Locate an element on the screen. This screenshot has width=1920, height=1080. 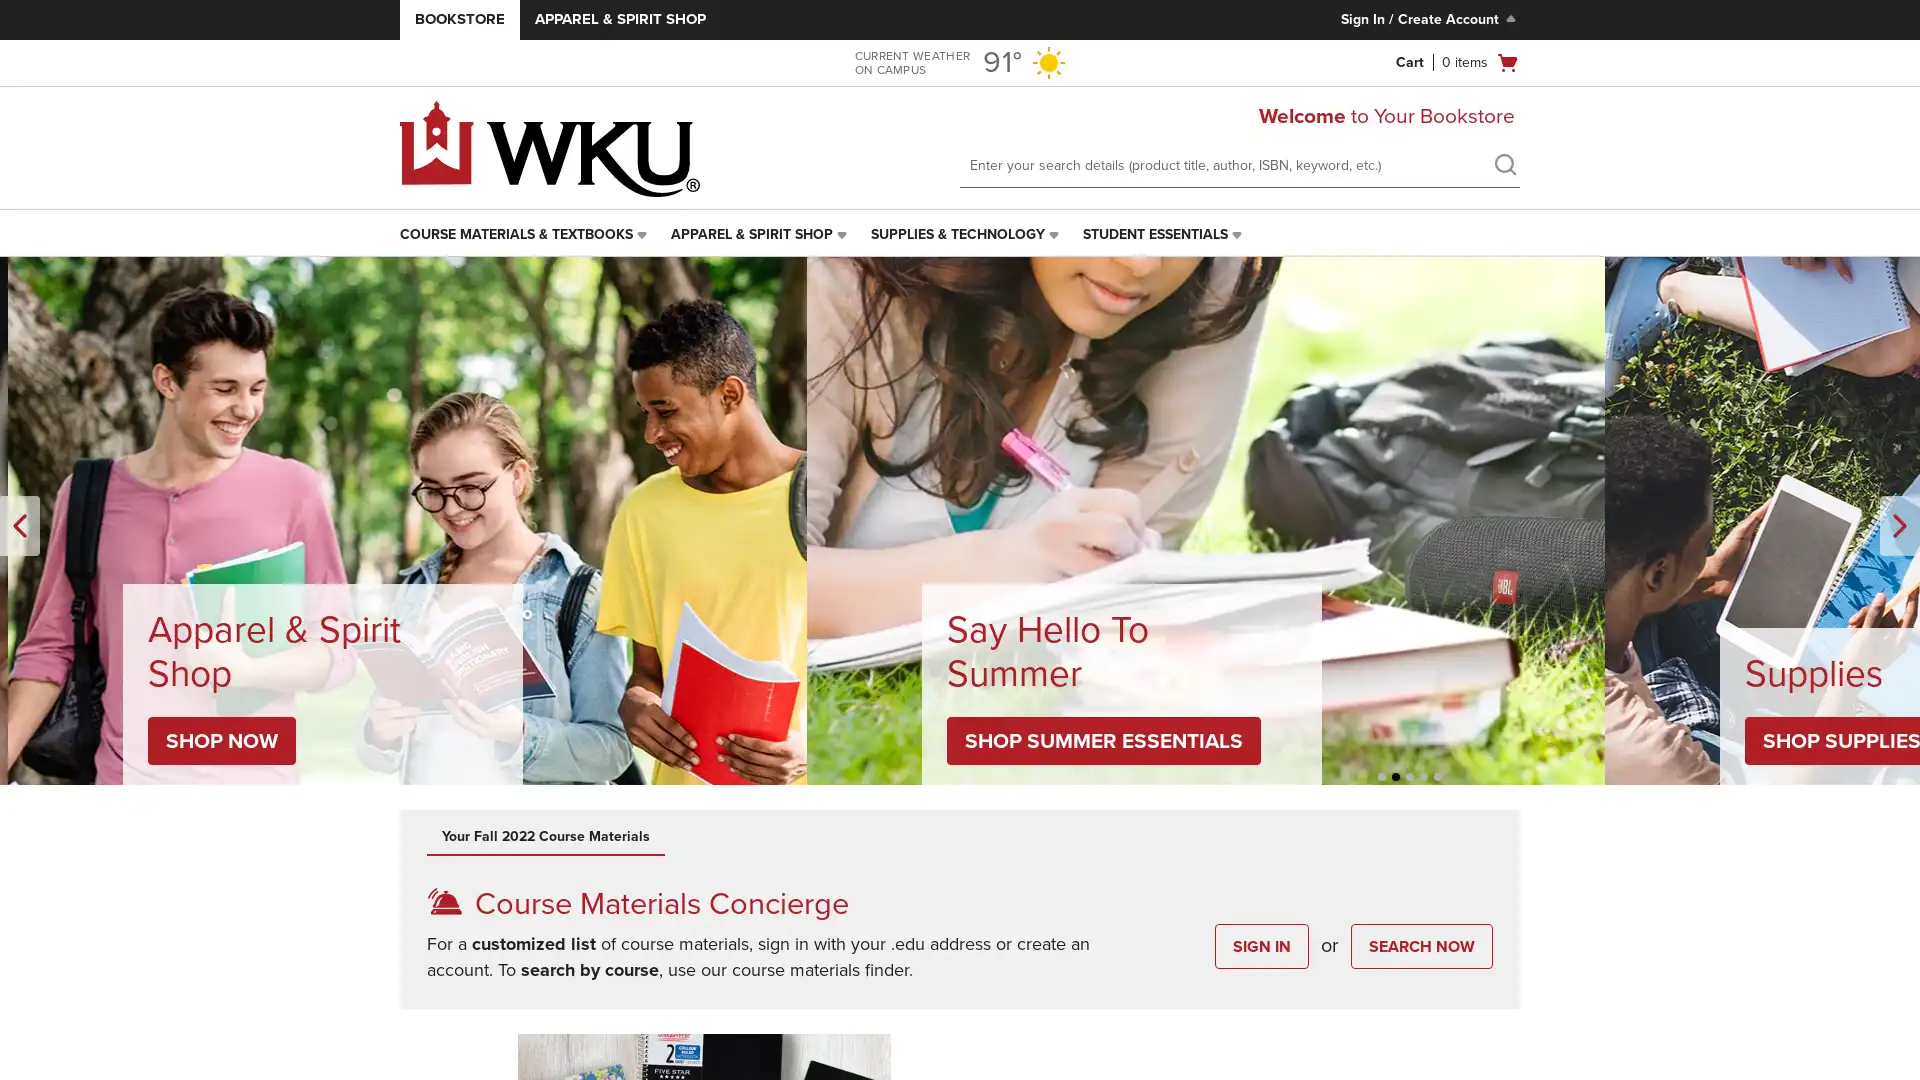
Unselected, Slide 2 is located at coordinates (1395, 775).